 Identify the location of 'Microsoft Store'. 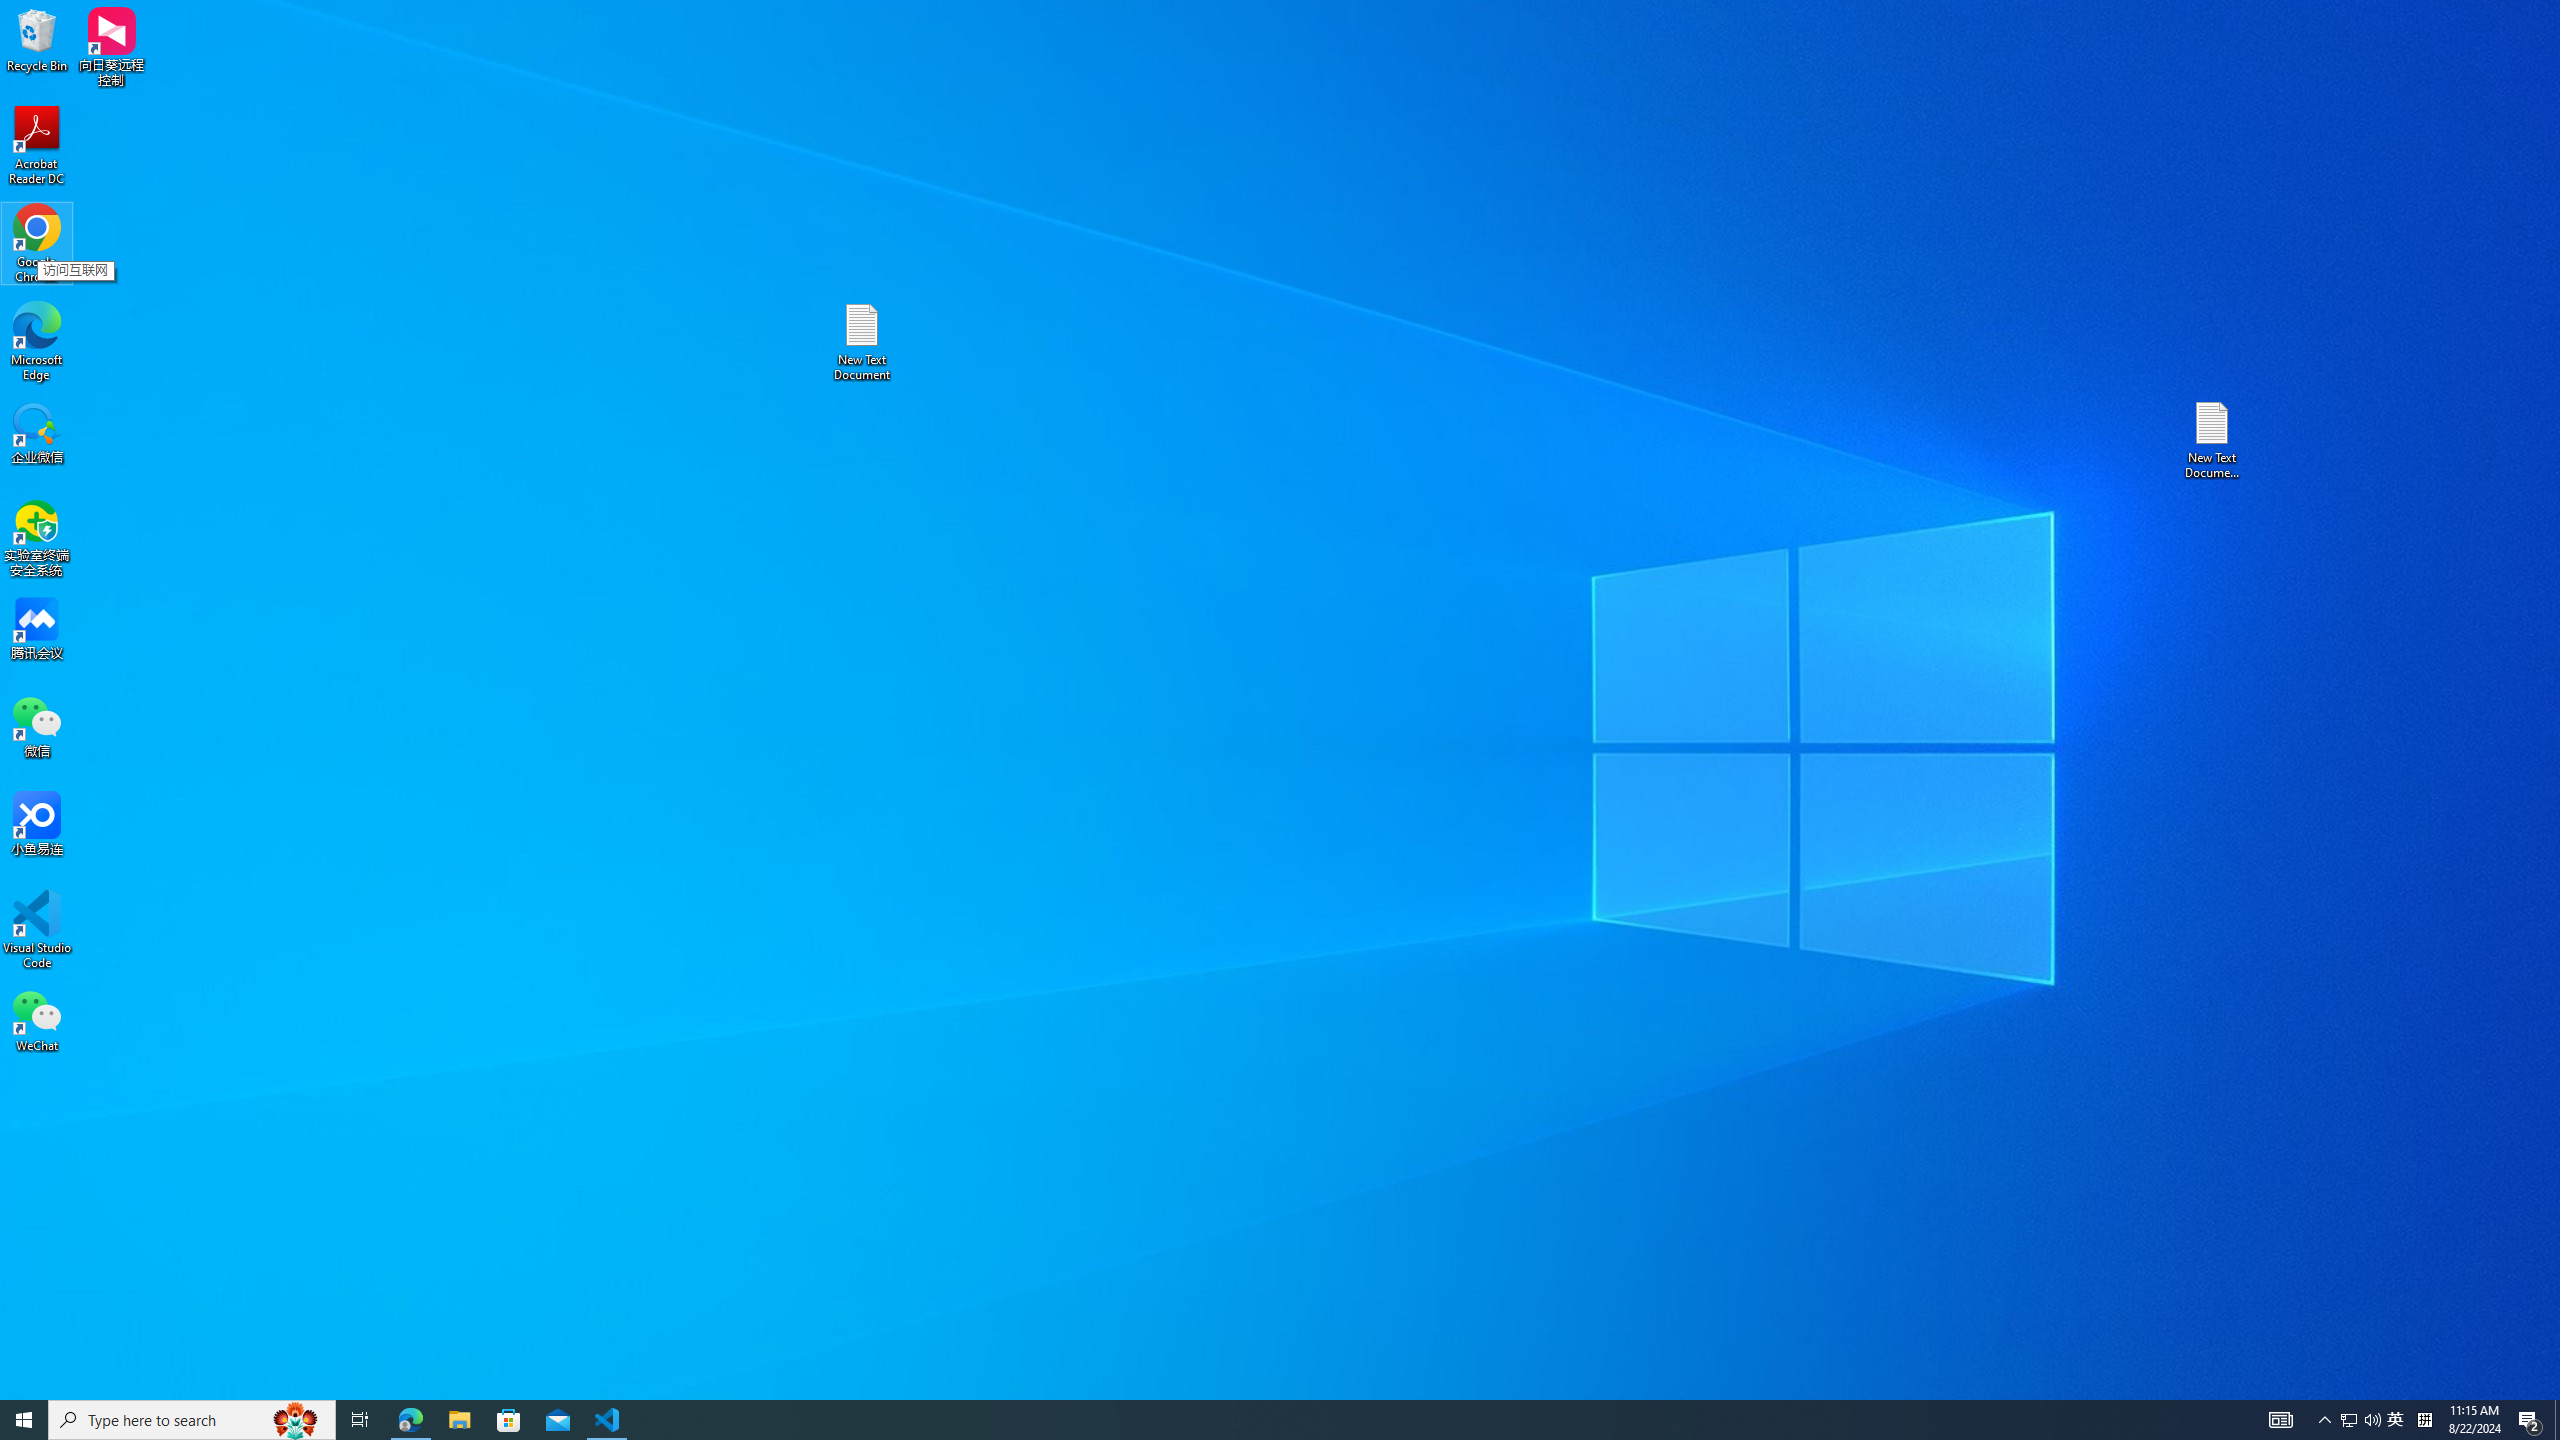
(509, 1418).